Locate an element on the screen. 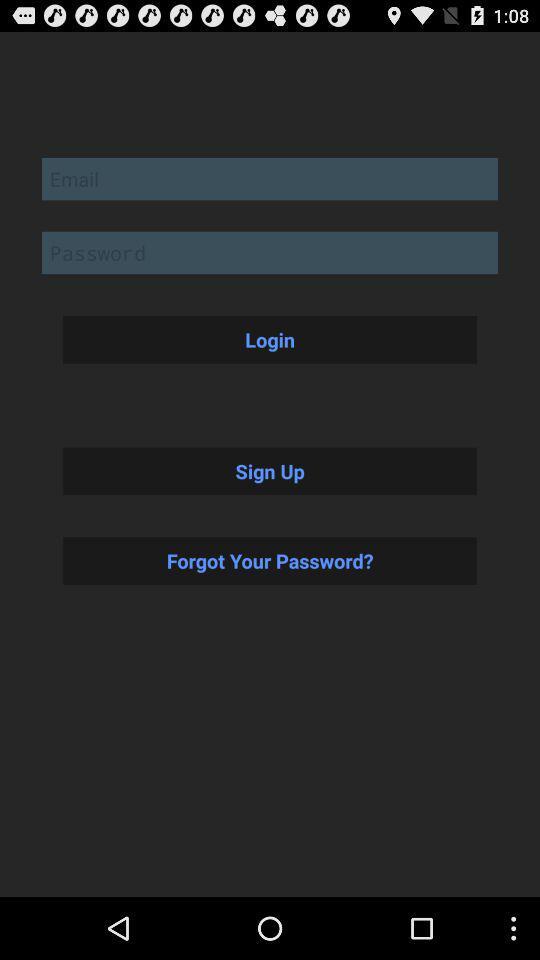  item above sign up icon is located at coordinates (270, 339).